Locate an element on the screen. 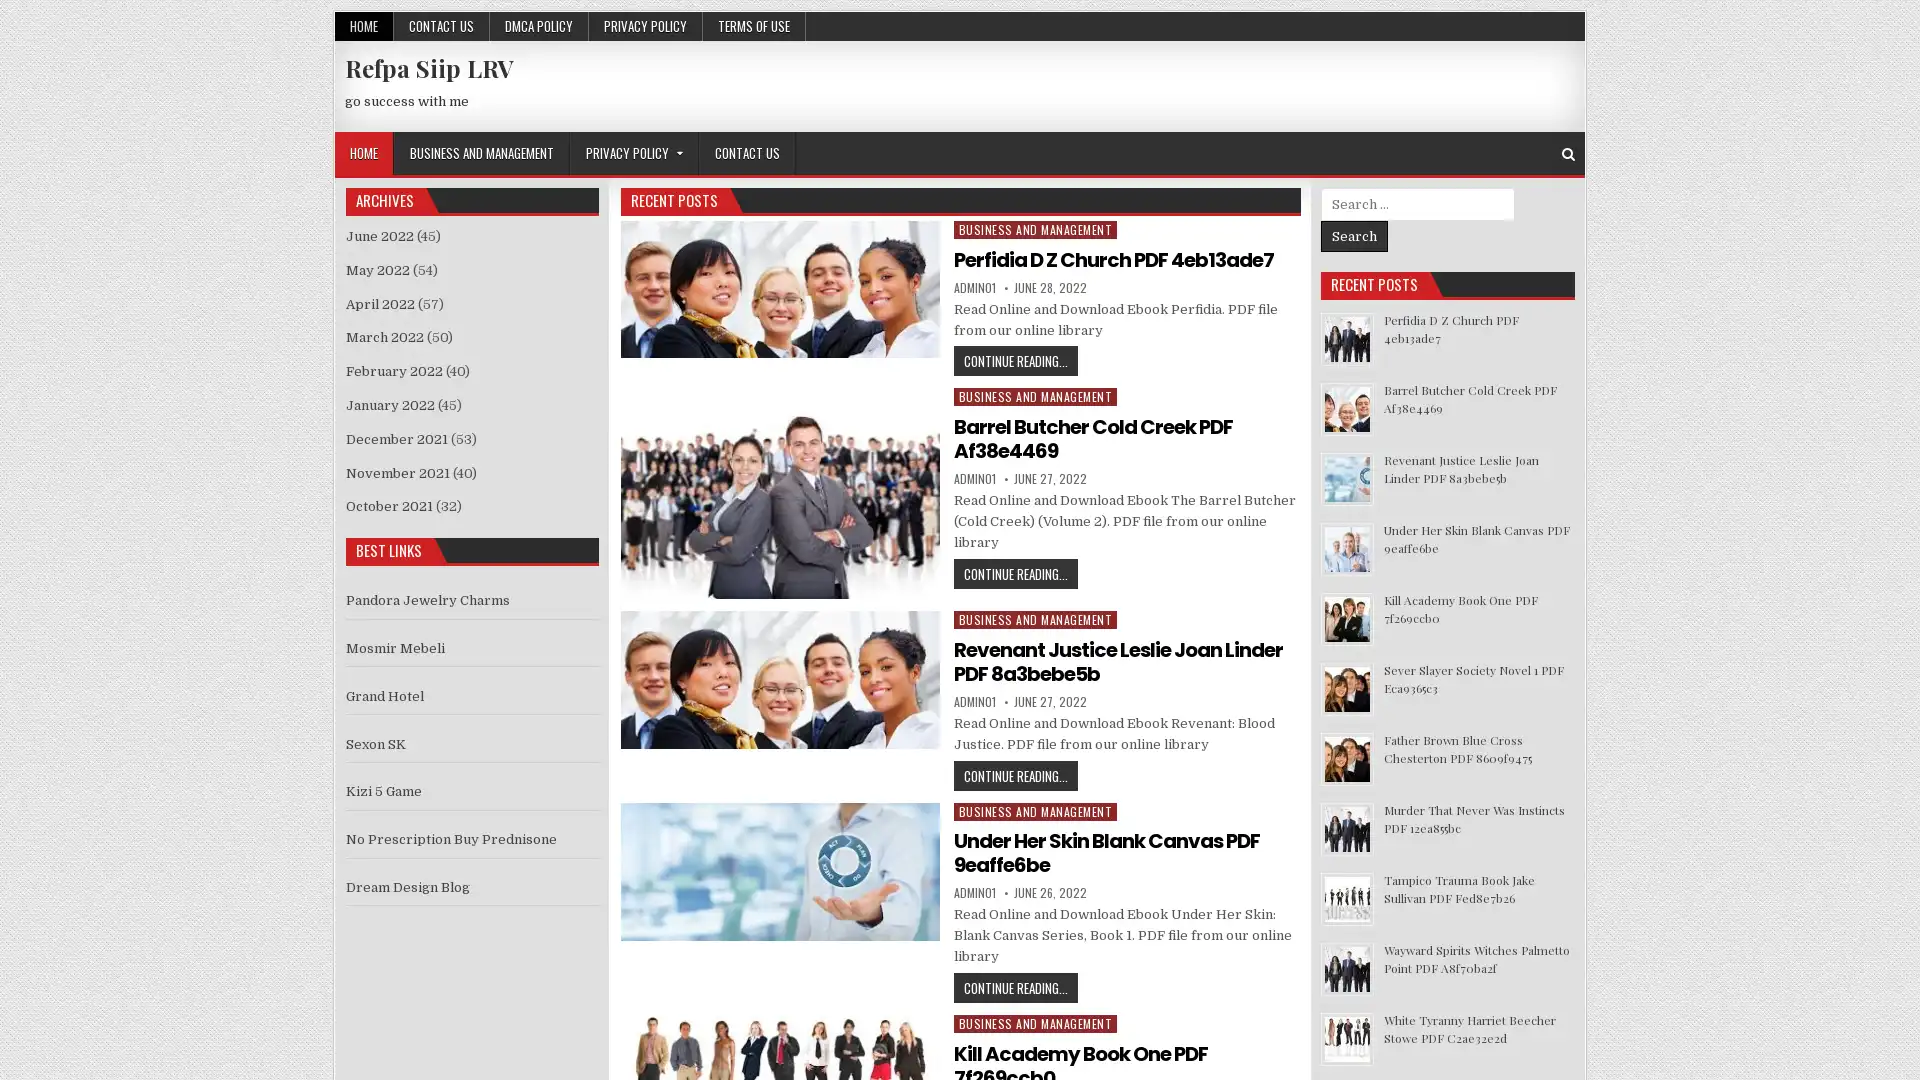  Search is located at coordinates (1354, 235).